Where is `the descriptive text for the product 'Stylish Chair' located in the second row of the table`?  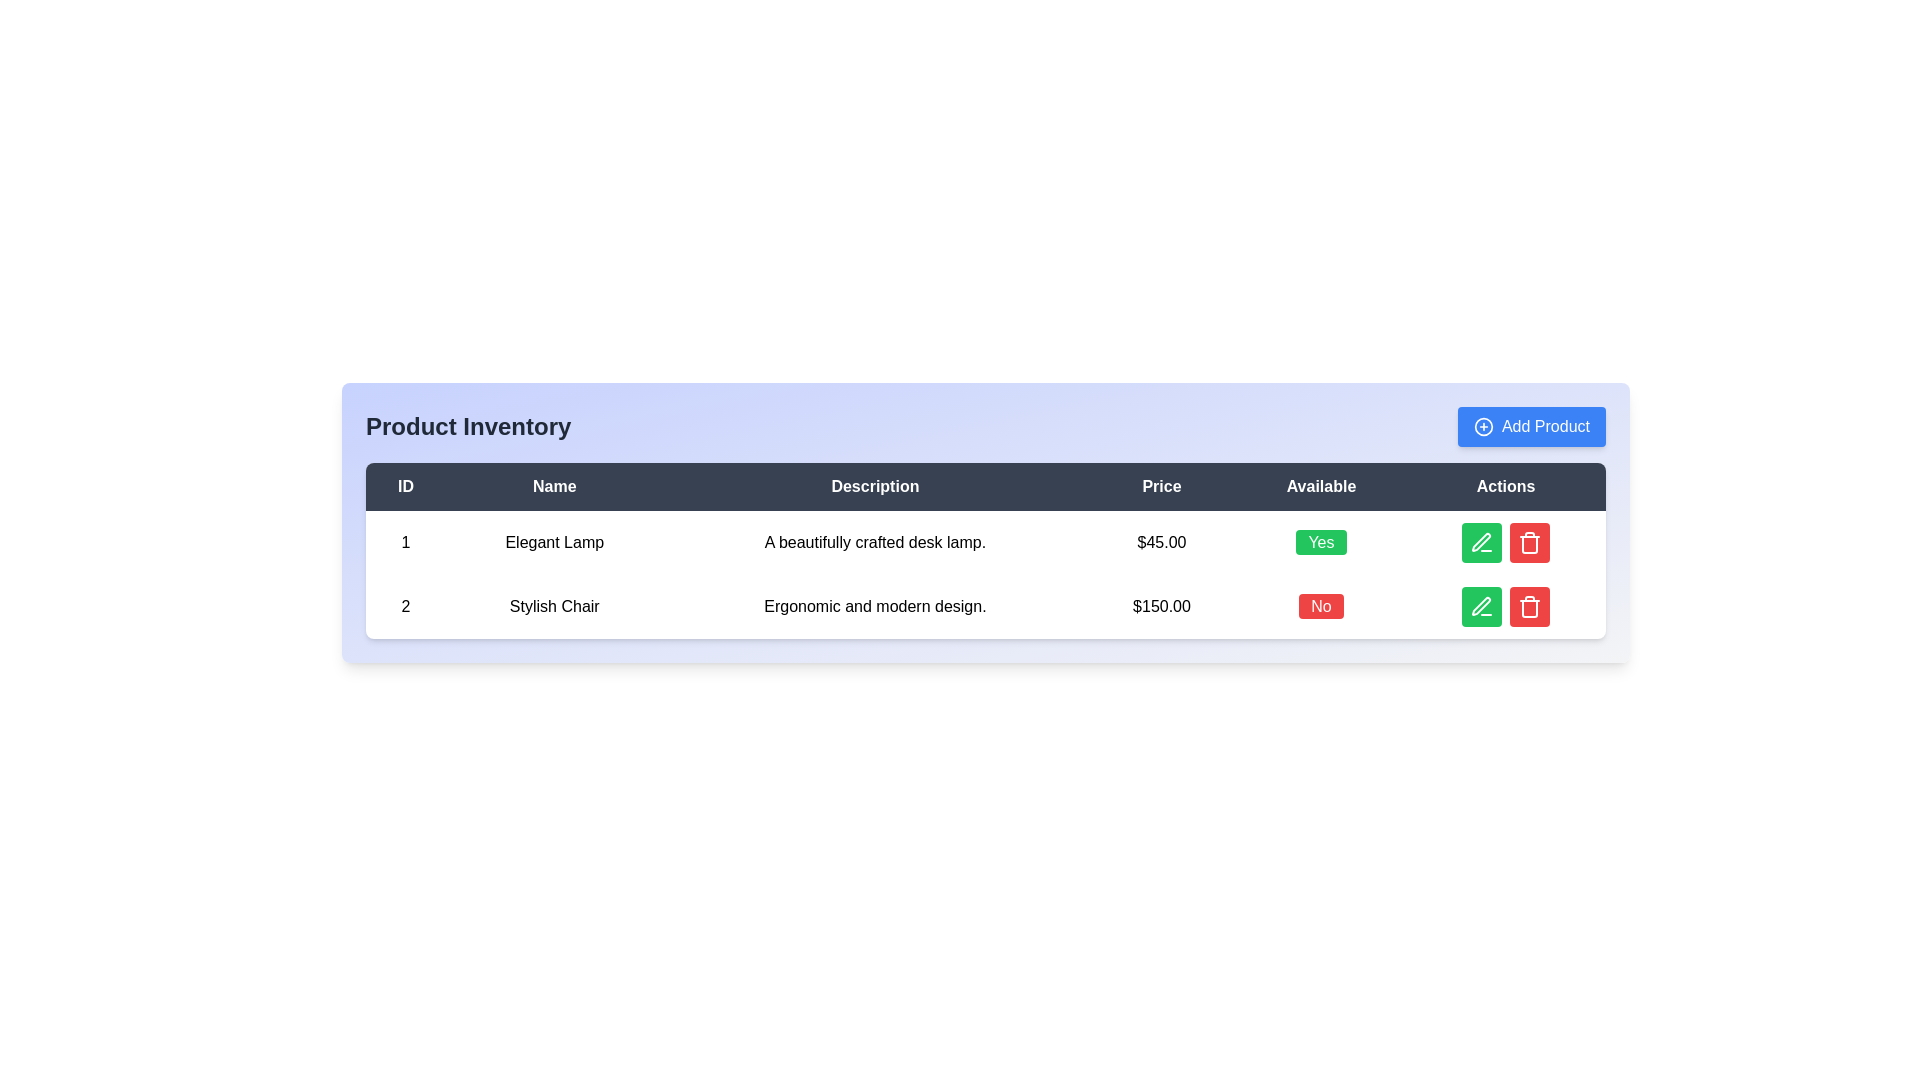 the descriptive text for the product 'Stylish Chair' located in the second row of the table is located at coordinates (875, 605).